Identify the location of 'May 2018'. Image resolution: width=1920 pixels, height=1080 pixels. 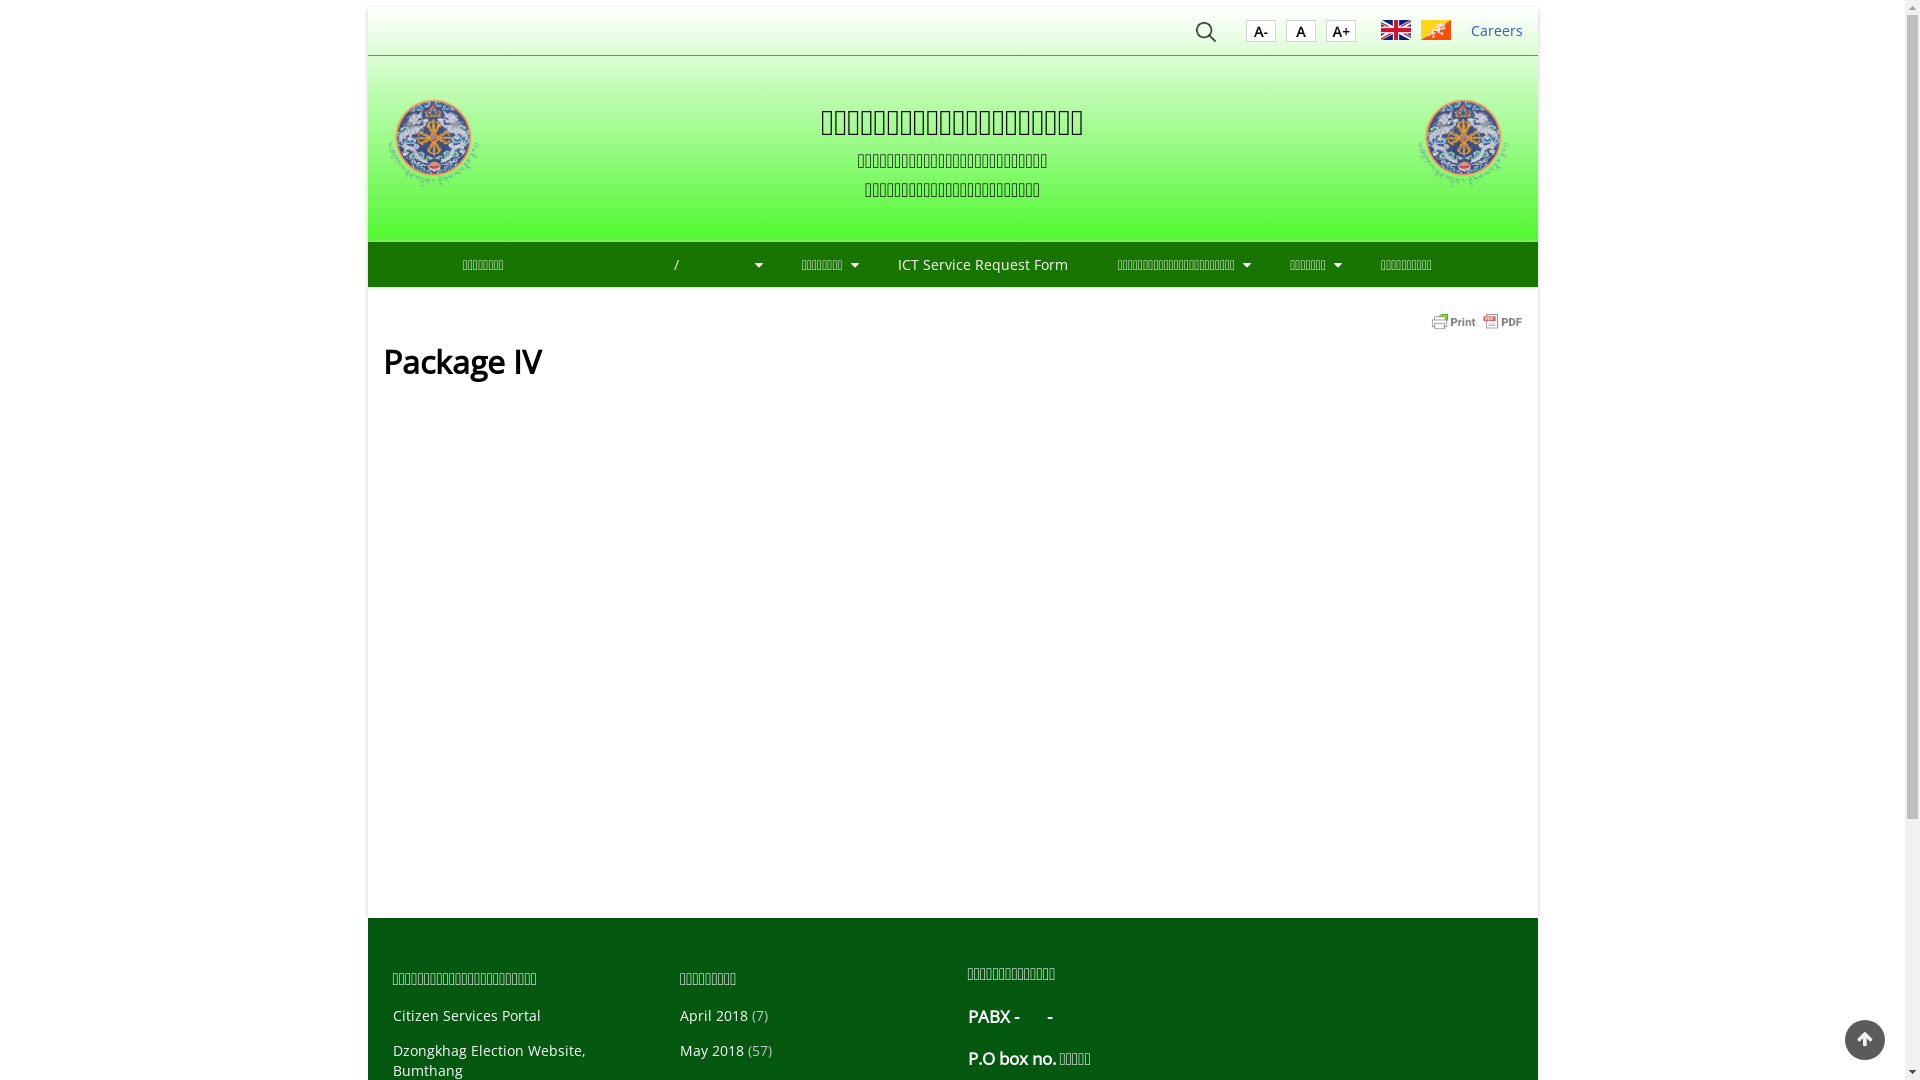
(711, 1049).